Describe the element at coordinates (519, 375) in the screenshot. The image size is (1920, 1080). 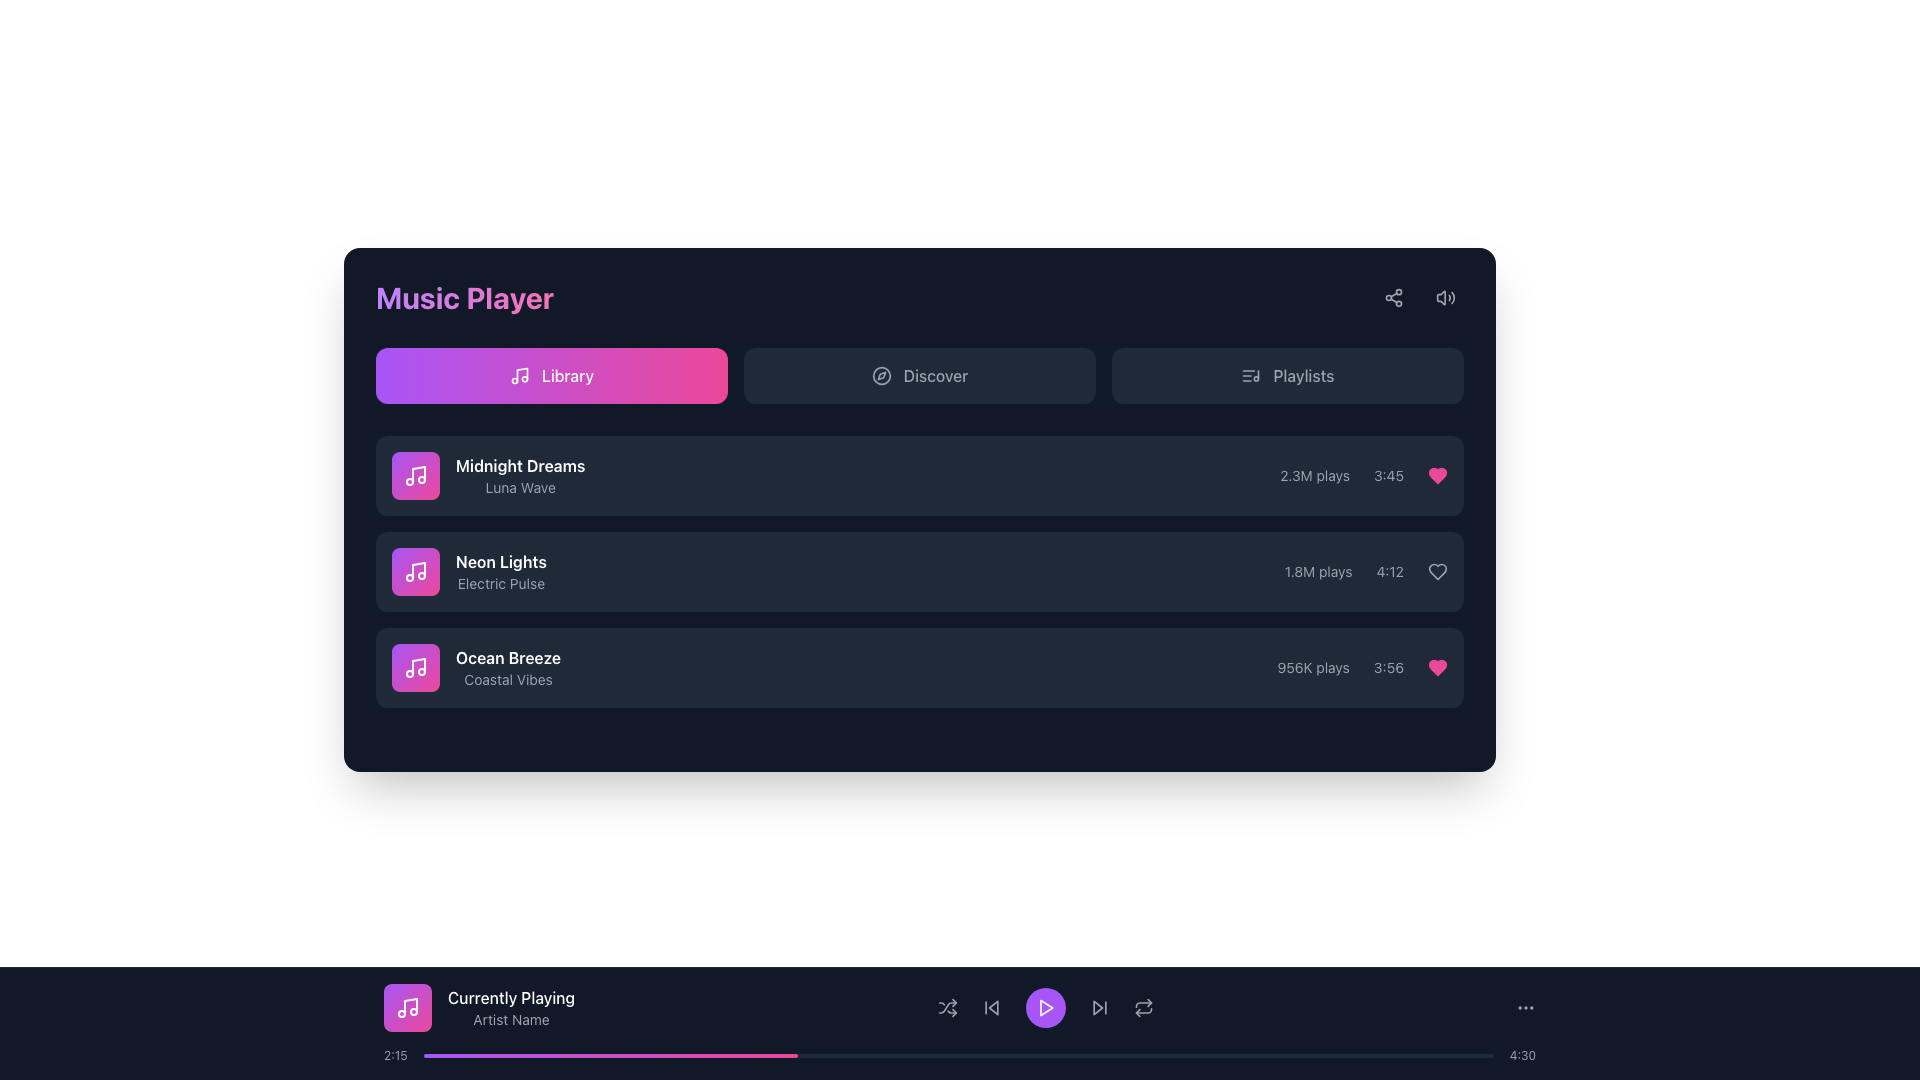
I see `the 'Library' icon, which is part of the navigation tabs at the top-left area of the main interface, located to the left of the 'Library' label` at that location.